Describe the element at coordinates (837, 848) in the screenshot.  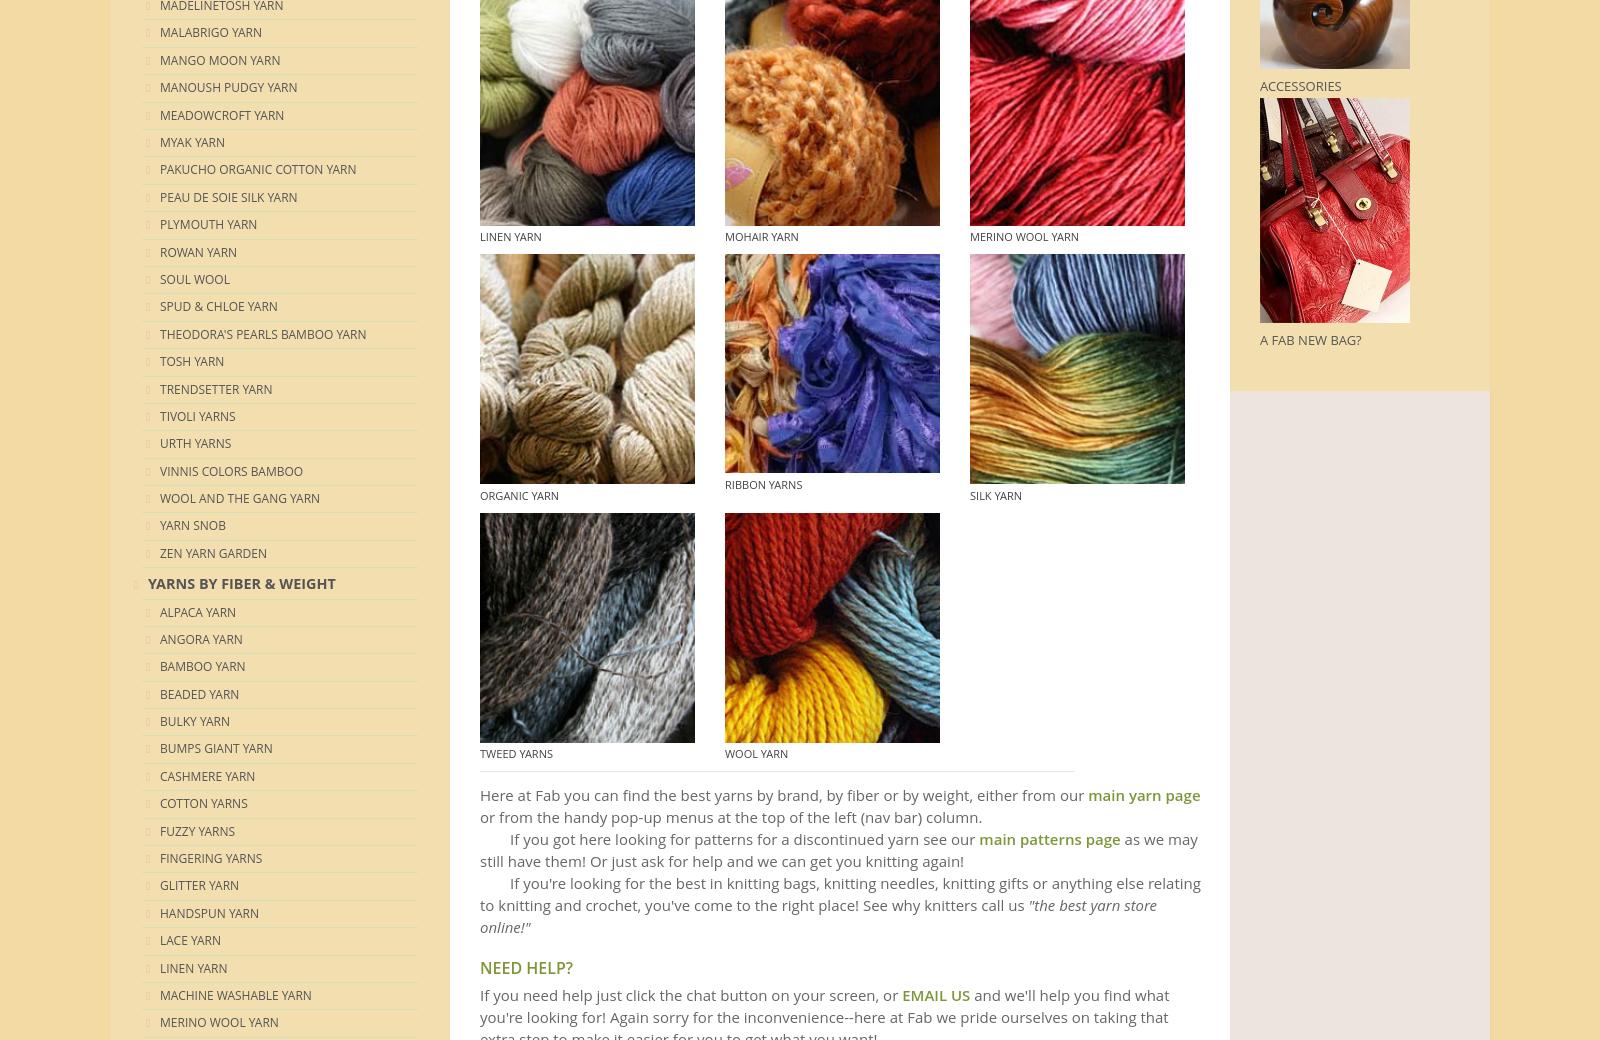
I see `'as we may still have them! Or just ask for help and we can get you knitting again!'` at that location.